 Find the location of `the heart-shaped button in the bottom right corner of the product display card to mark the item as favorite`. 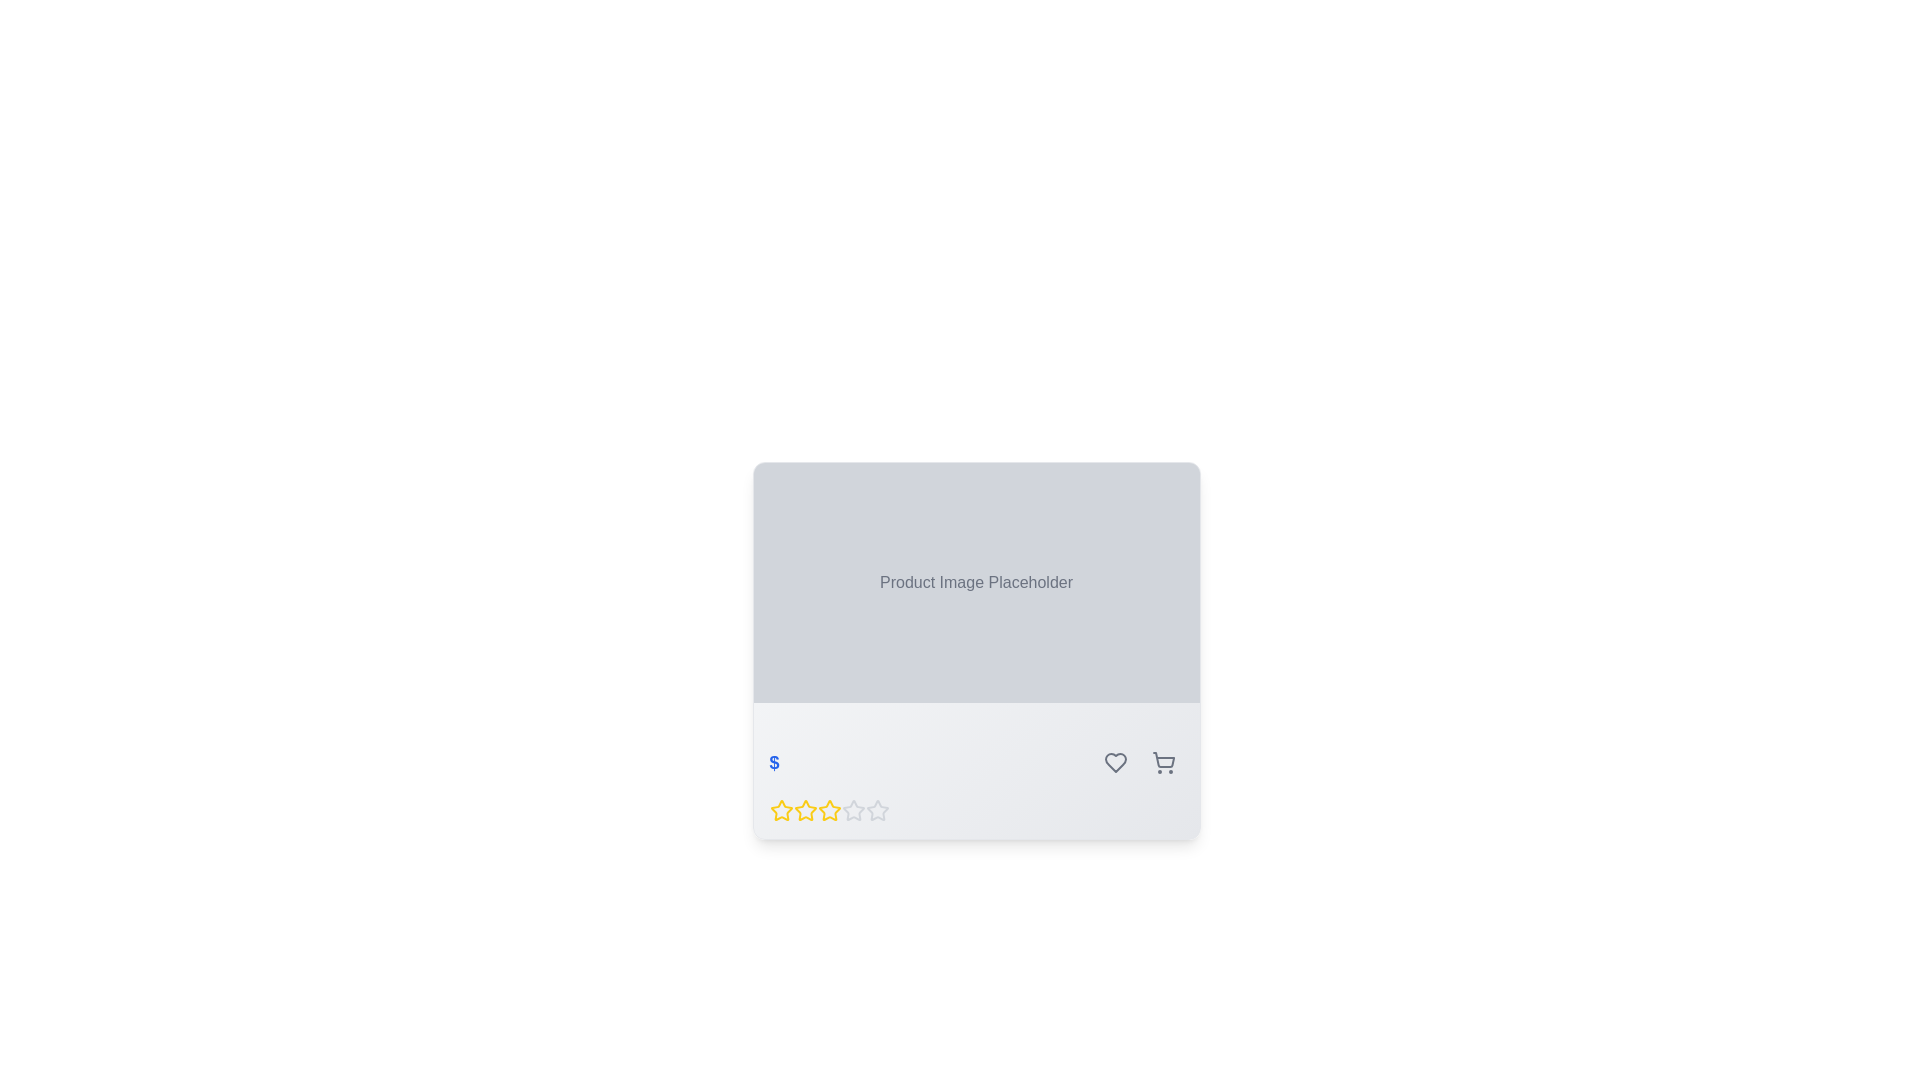

the heart-shaped button in the bottom right corner of the product display card to mark the item as favorite is located at coordinates (1139, 763).